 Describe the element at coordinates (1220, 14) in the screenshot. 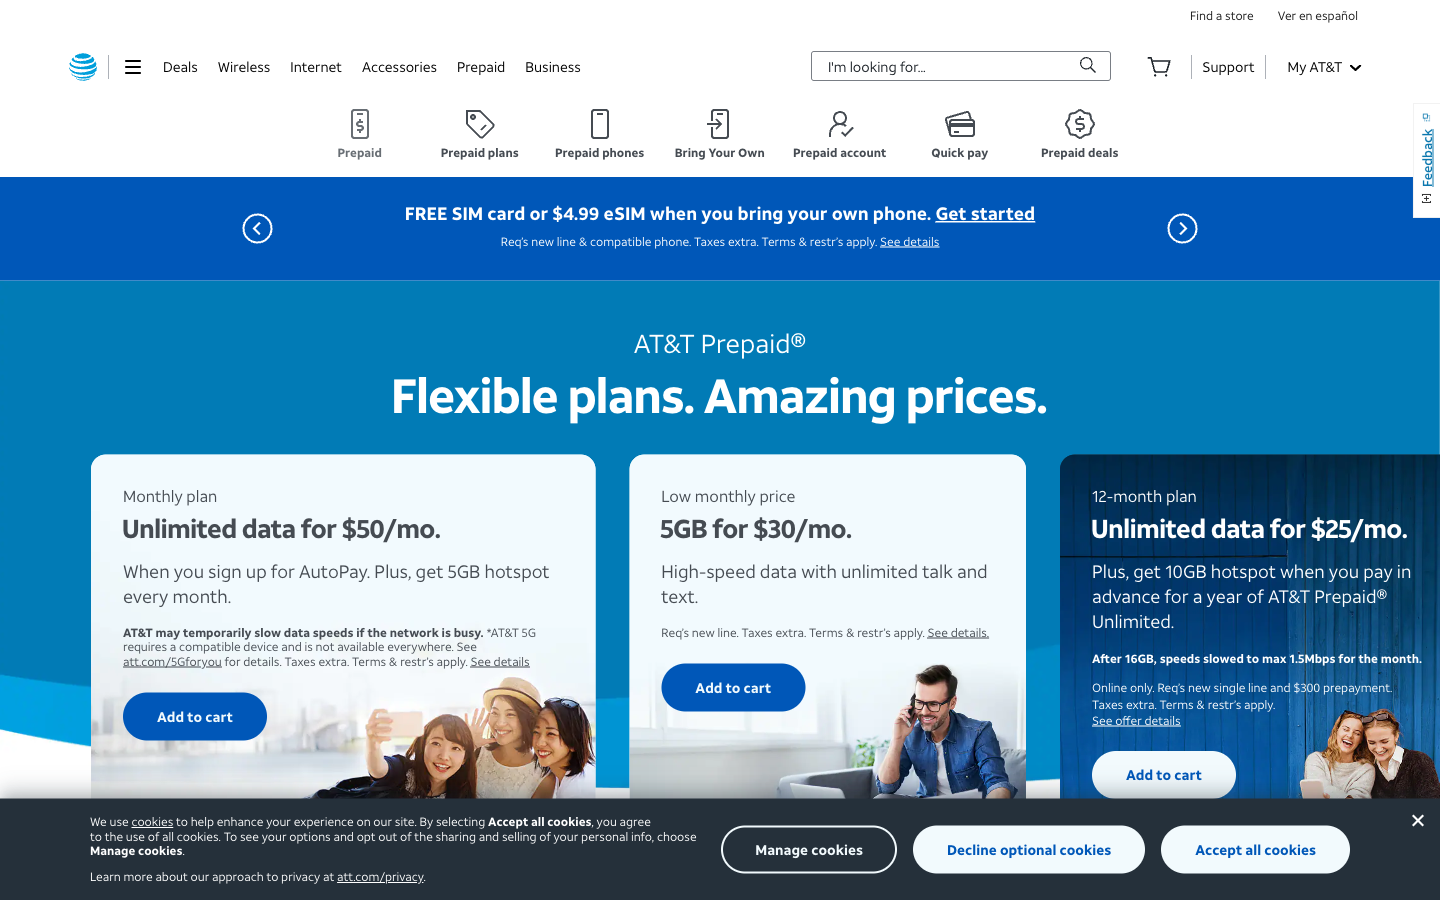

I see `the store locations tab through double click` at that location.